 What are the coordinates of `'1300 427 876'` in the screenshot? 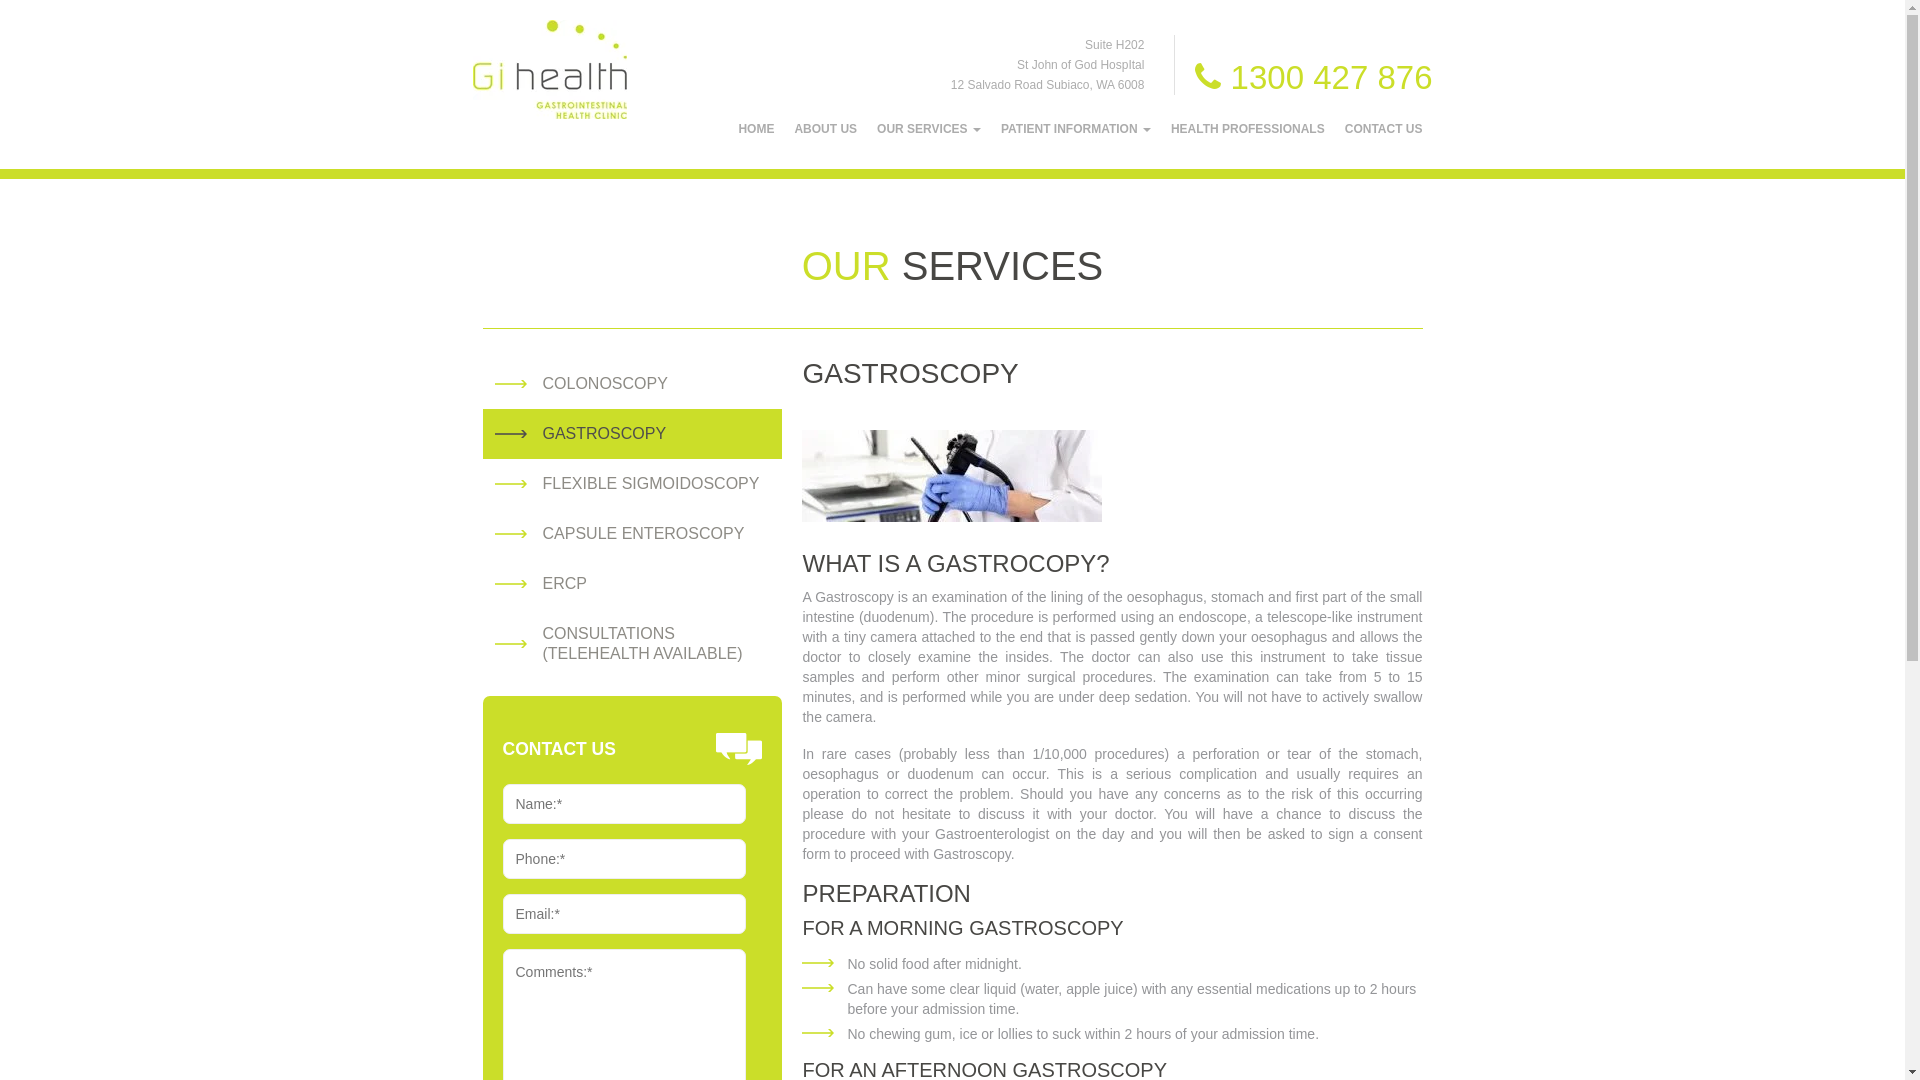 It's located at (1313, 76).